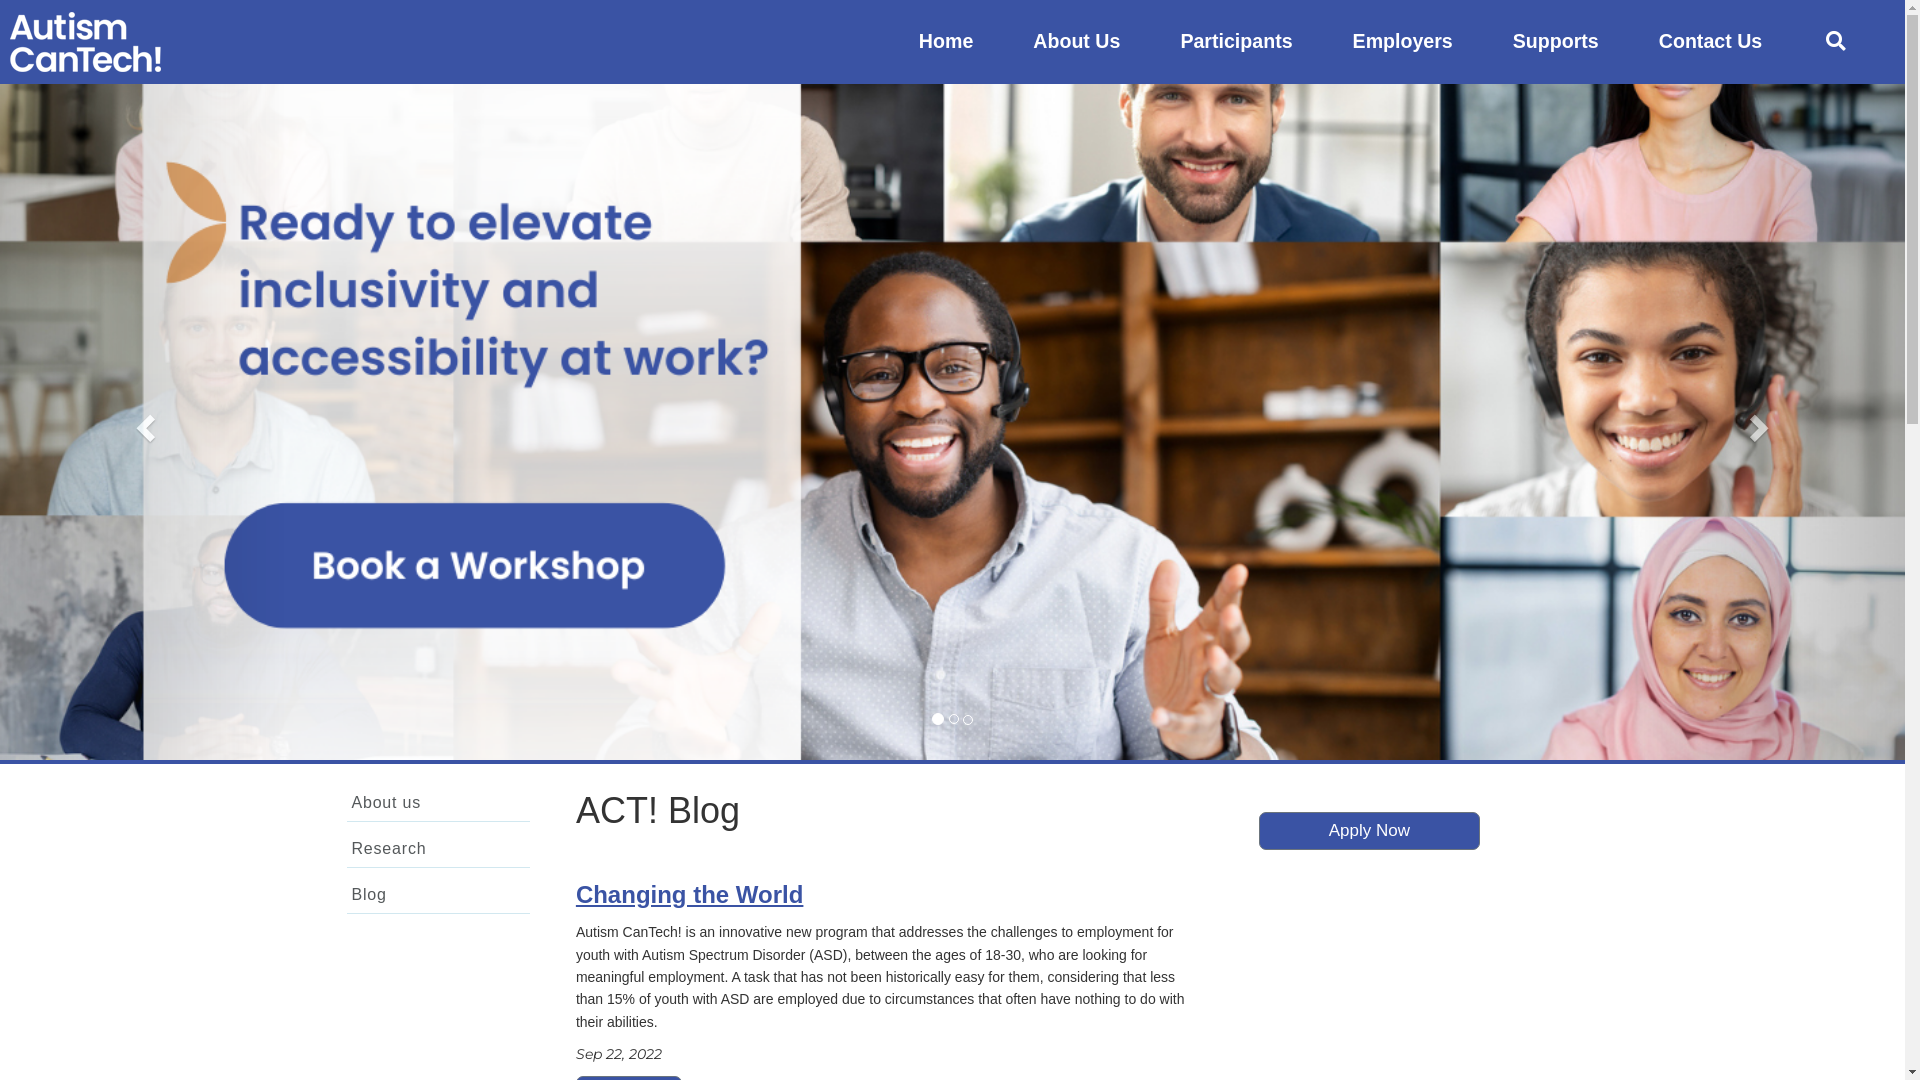 This screenshot has height=1080, width=1920. I want to click on 'Home', so click(944, 42).